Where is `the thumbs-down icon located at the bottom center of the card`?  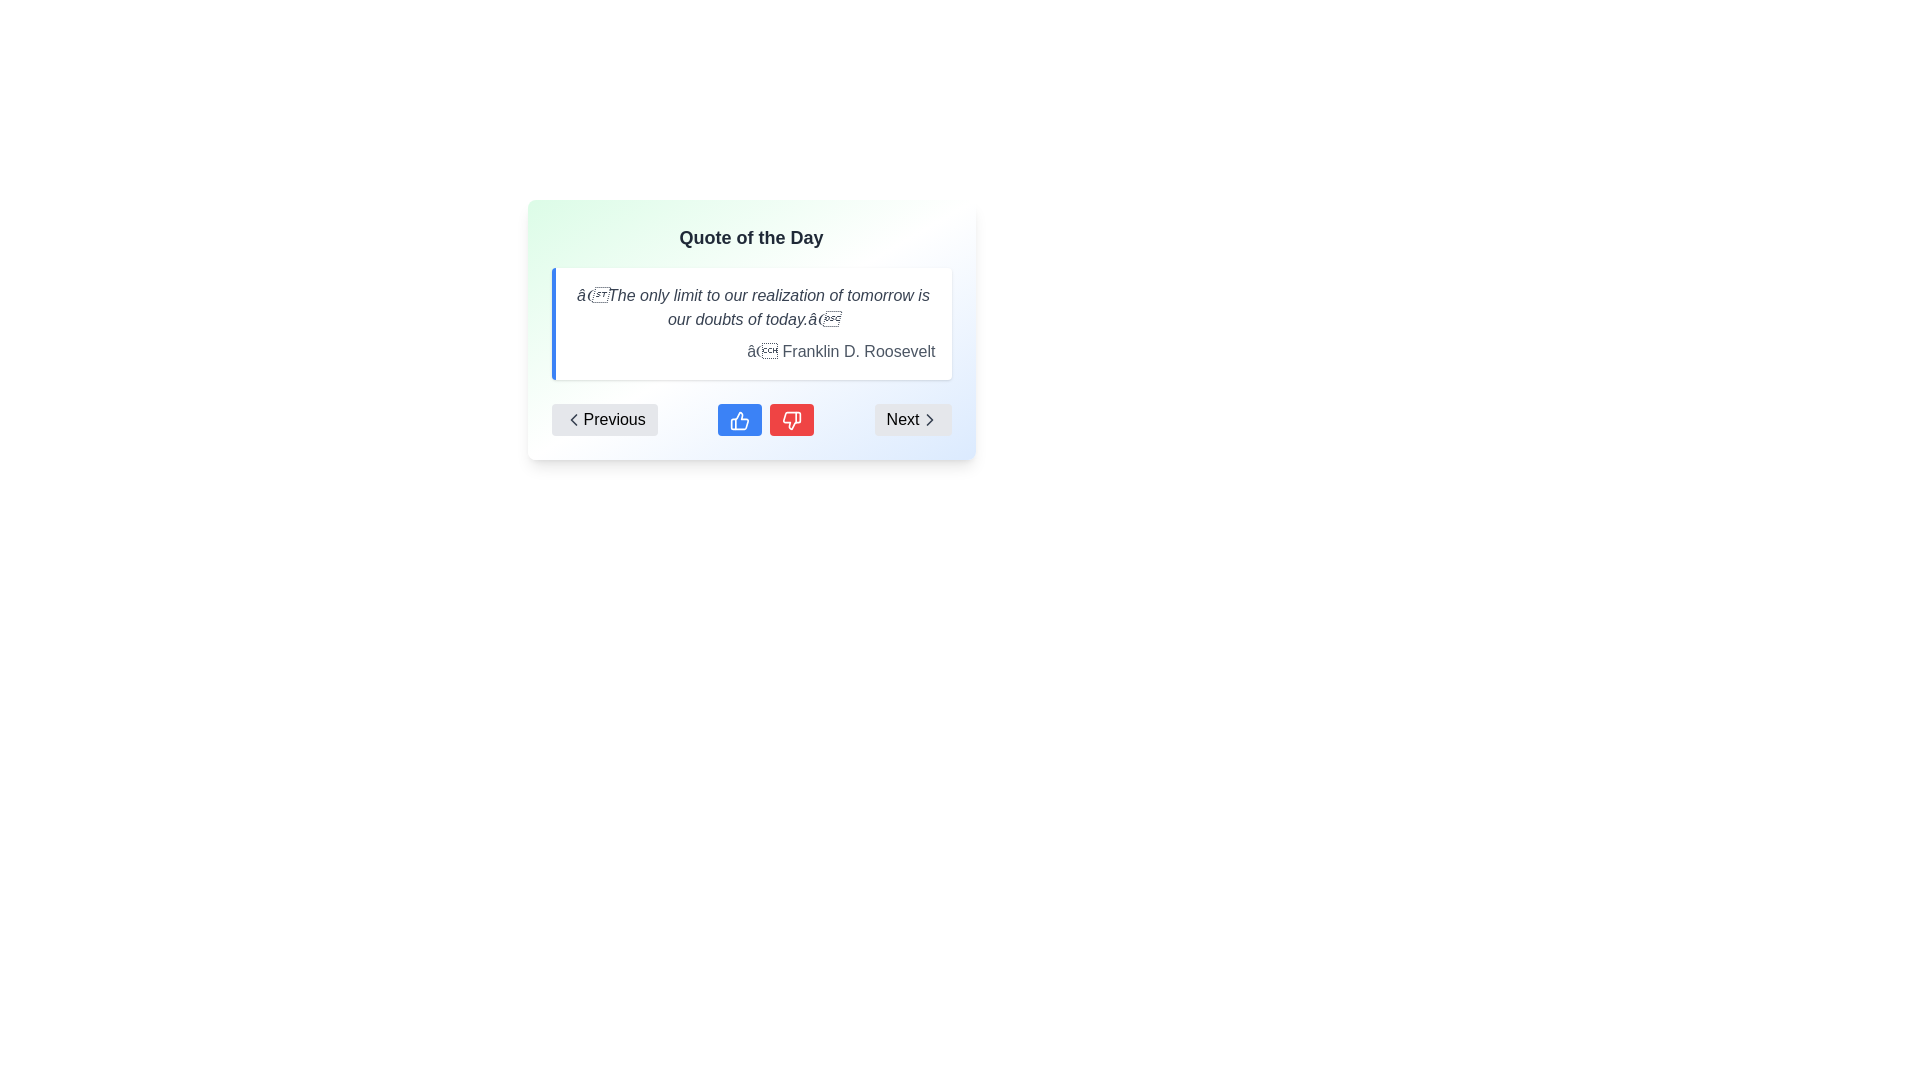
the thumbs-down icon located at the bottom center of the card is located at coordinates (791, 419).